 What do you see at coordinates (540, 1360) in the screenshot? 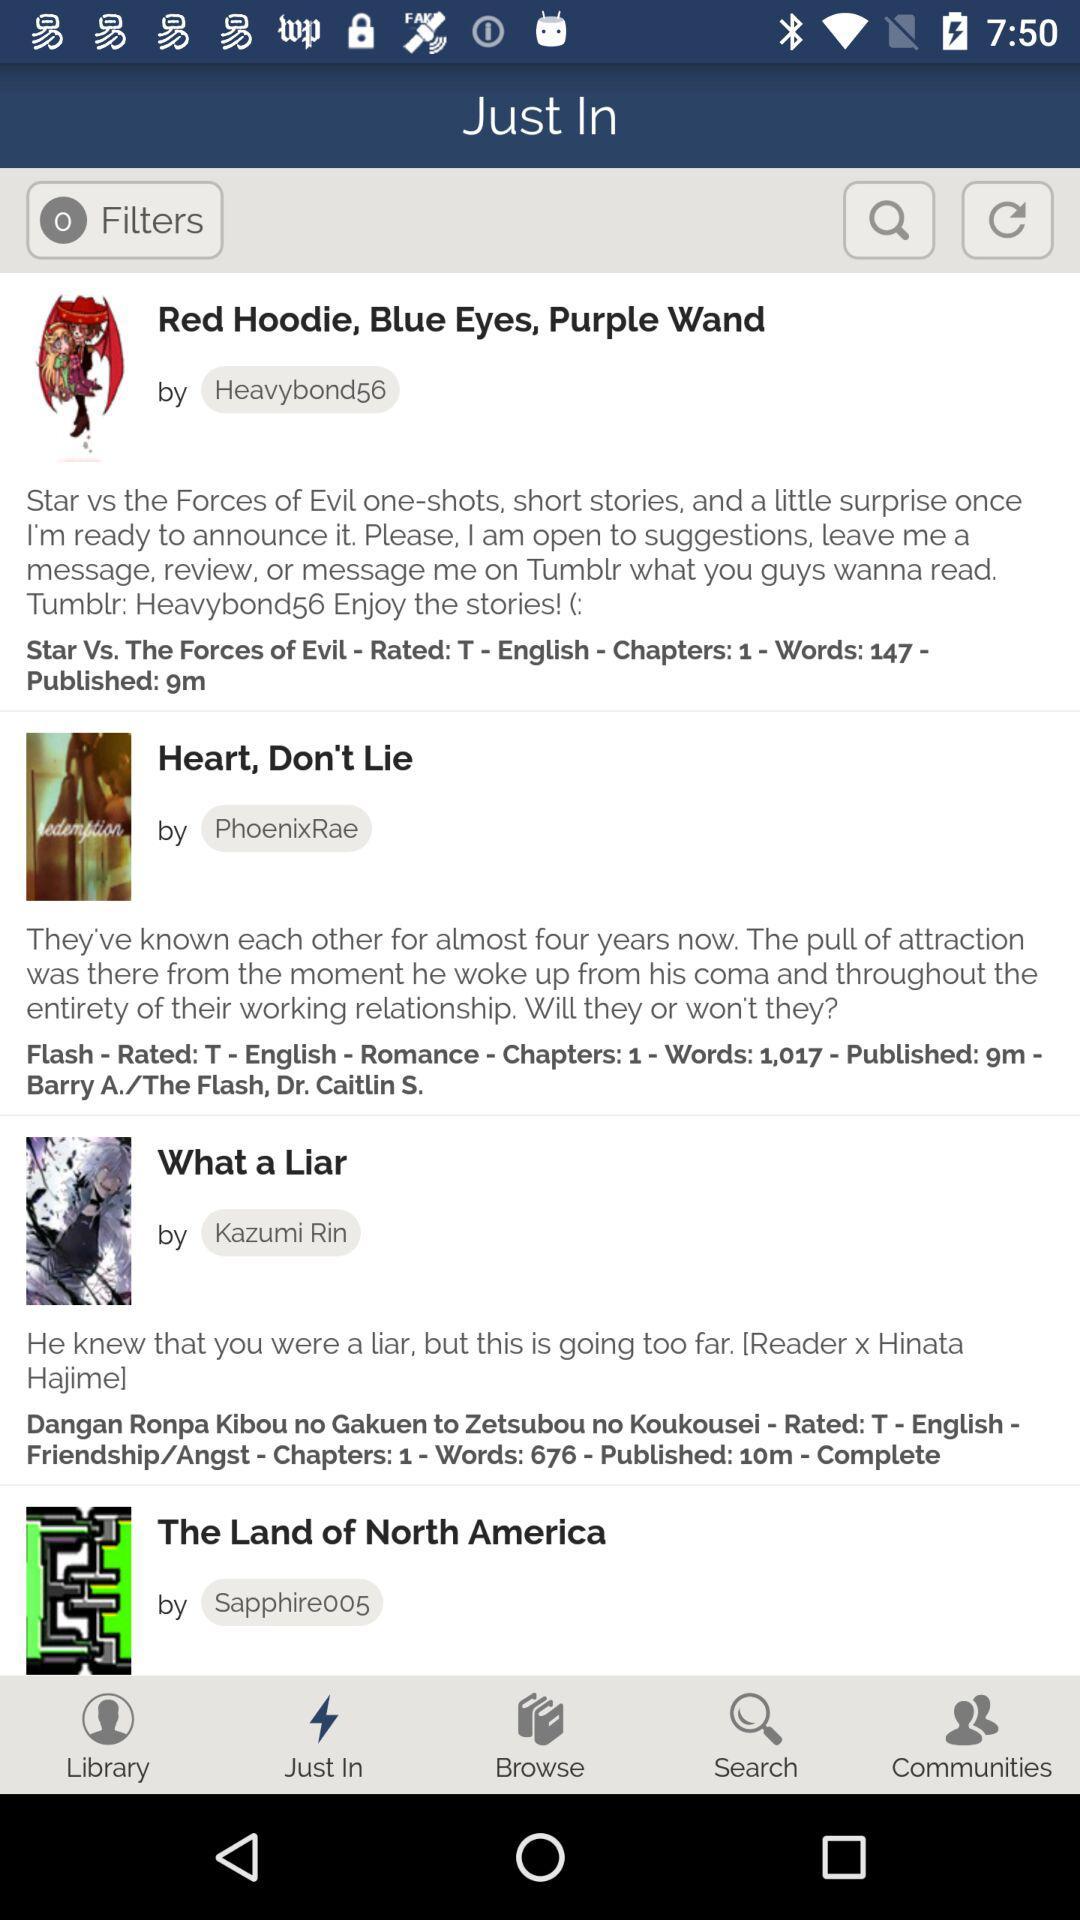
I see `the he knew that icon` at bounding box center [540, 1360].